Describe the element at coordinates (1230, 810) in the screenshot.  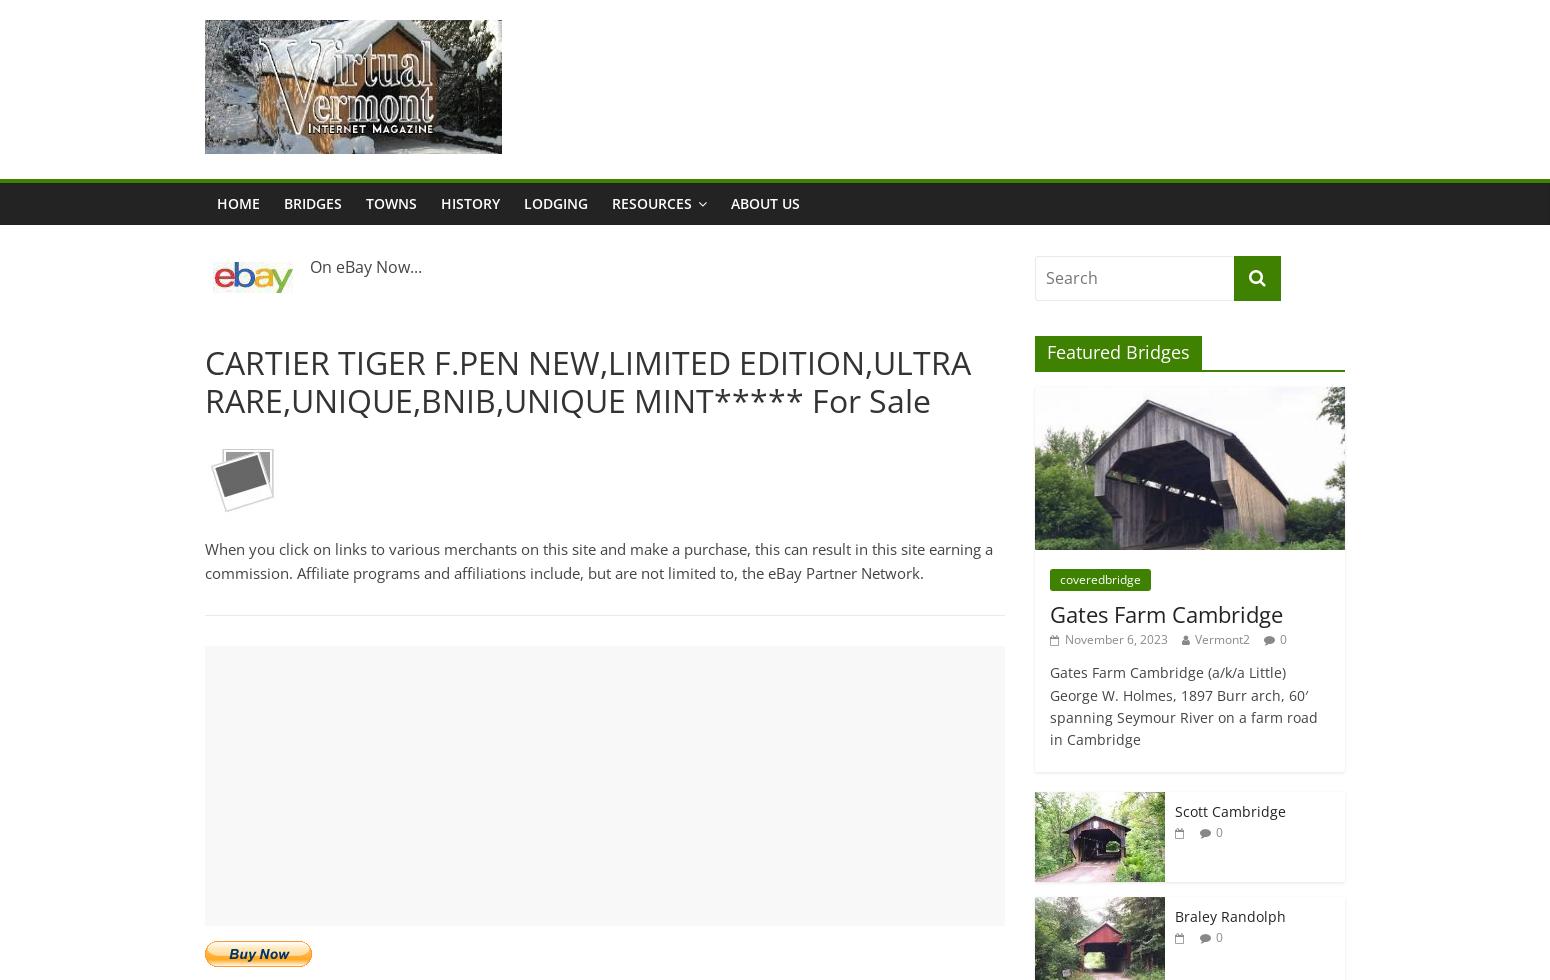
I see `'Scott Cambridge'` at that location.